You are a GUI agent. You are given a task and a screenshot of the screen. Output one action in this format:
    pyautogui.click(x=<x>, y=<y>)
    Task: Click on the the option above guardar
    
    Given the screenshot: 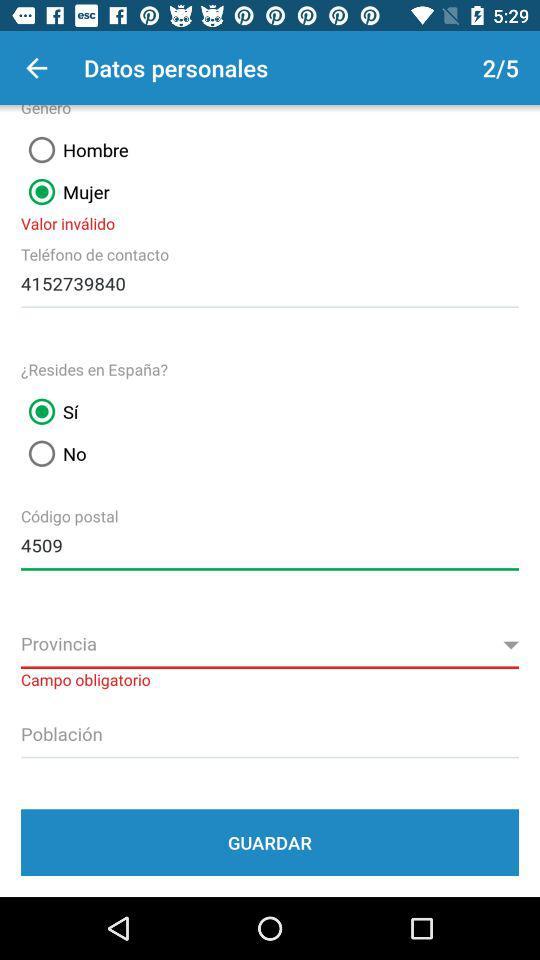 What is the action you would take?
    pyautogui.click(x=270, y=730)
    